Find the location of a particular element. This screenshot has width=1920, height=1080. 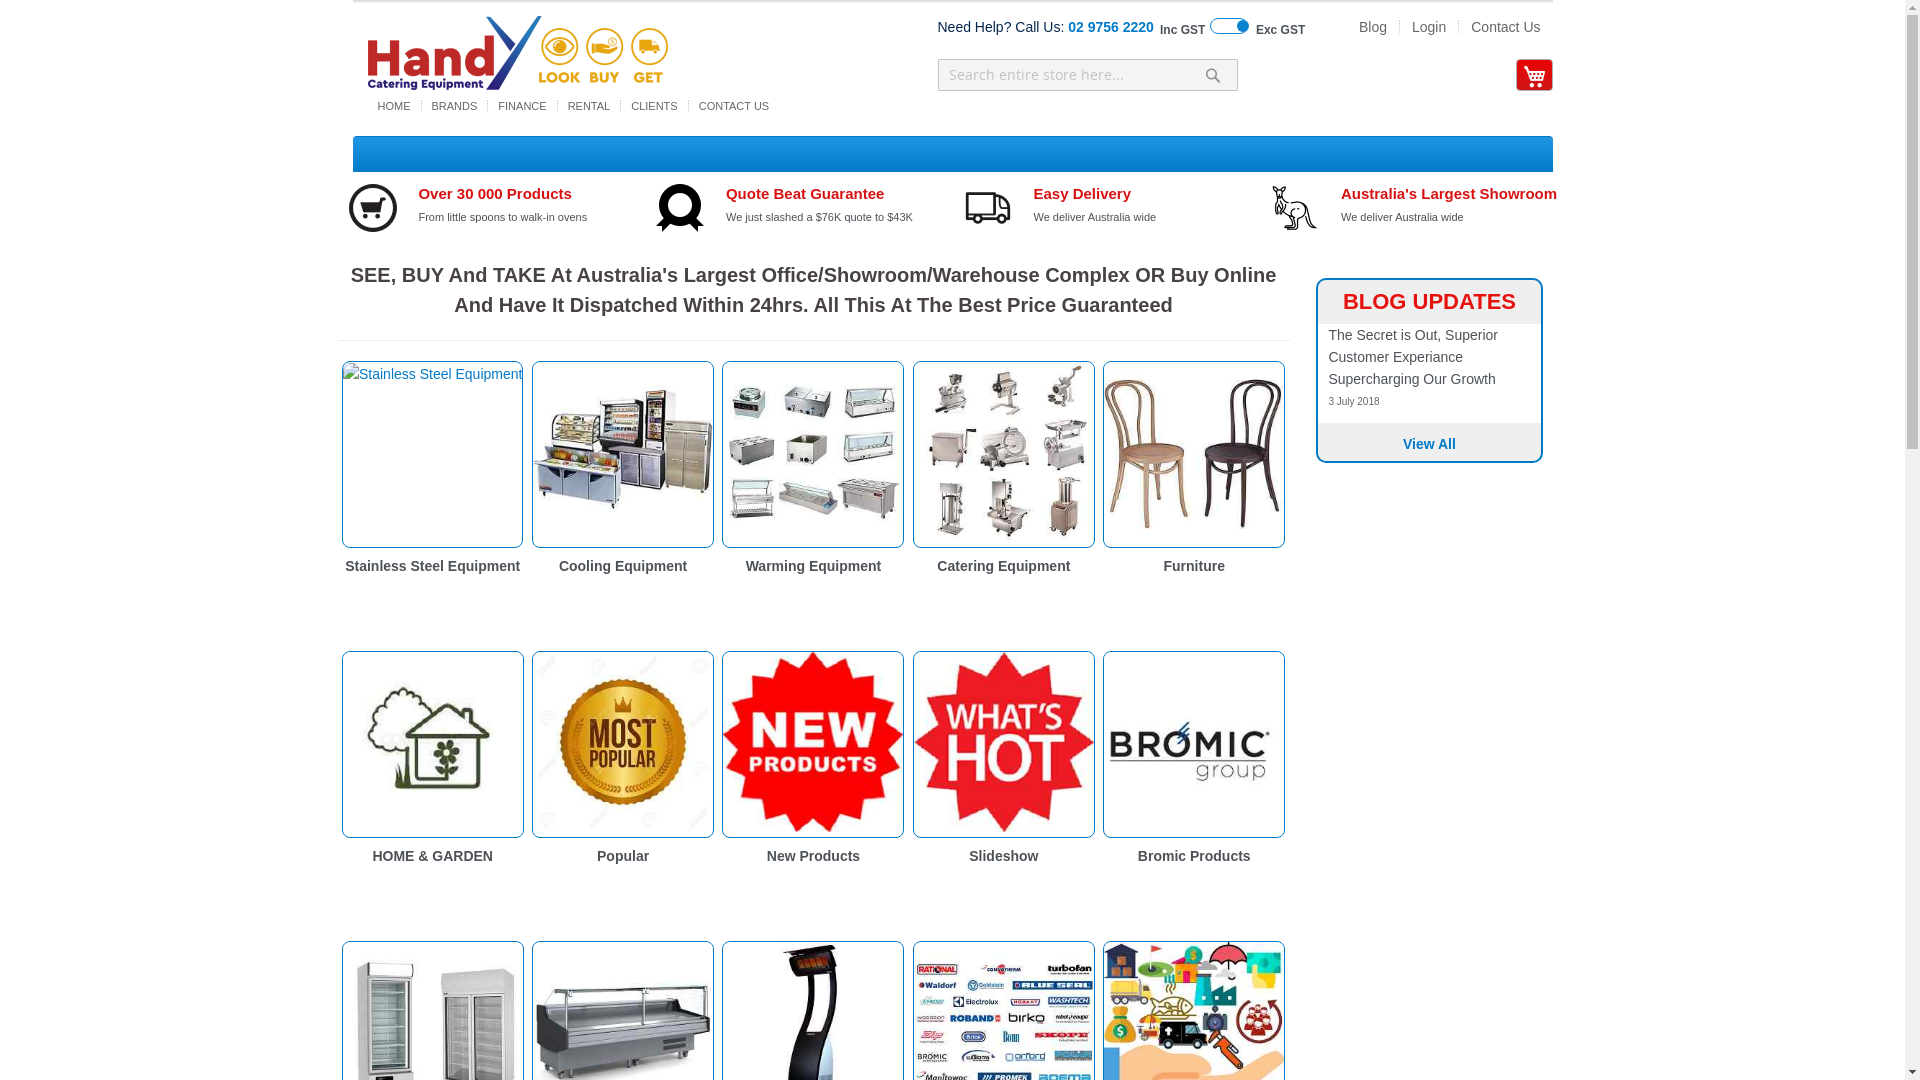

'CLIENTS' is located at coordinates (653, 105).